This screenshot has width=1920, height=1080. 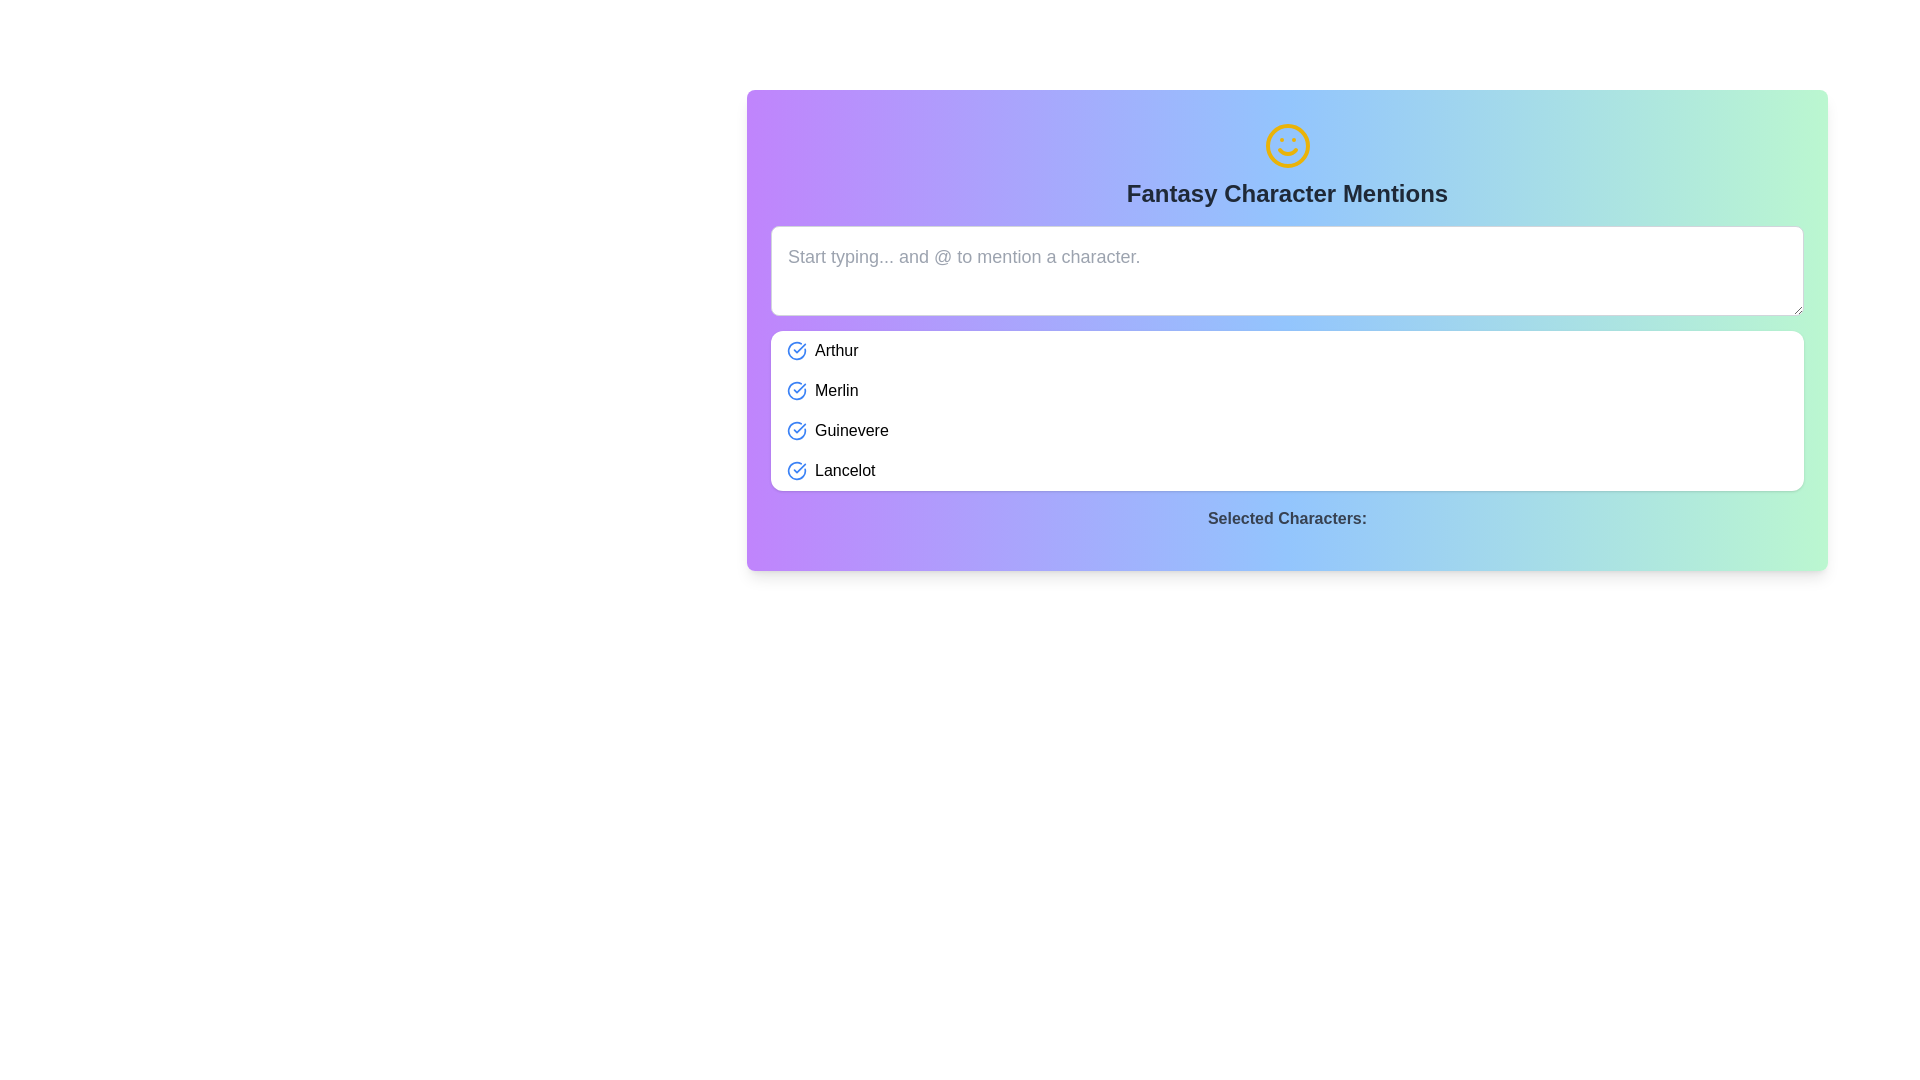 I want to click on the circular smiley face icon with a golden-yellow outline located in the header section above the text 'Fantasy Character Mentions', so click(x=1287, y=145).